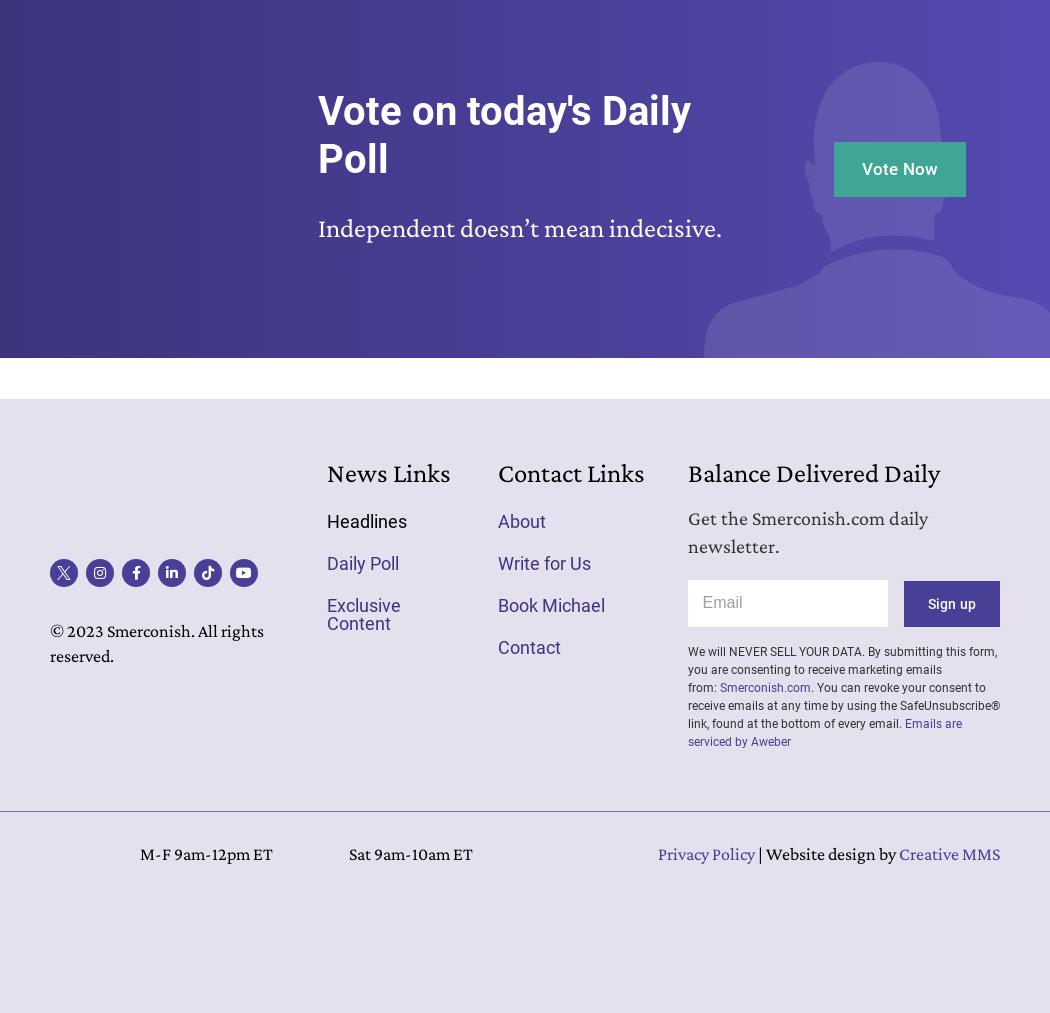 The height and width of the screenshot is (1013, 1050). I want to click on 'Headlines', so click(365, 520).